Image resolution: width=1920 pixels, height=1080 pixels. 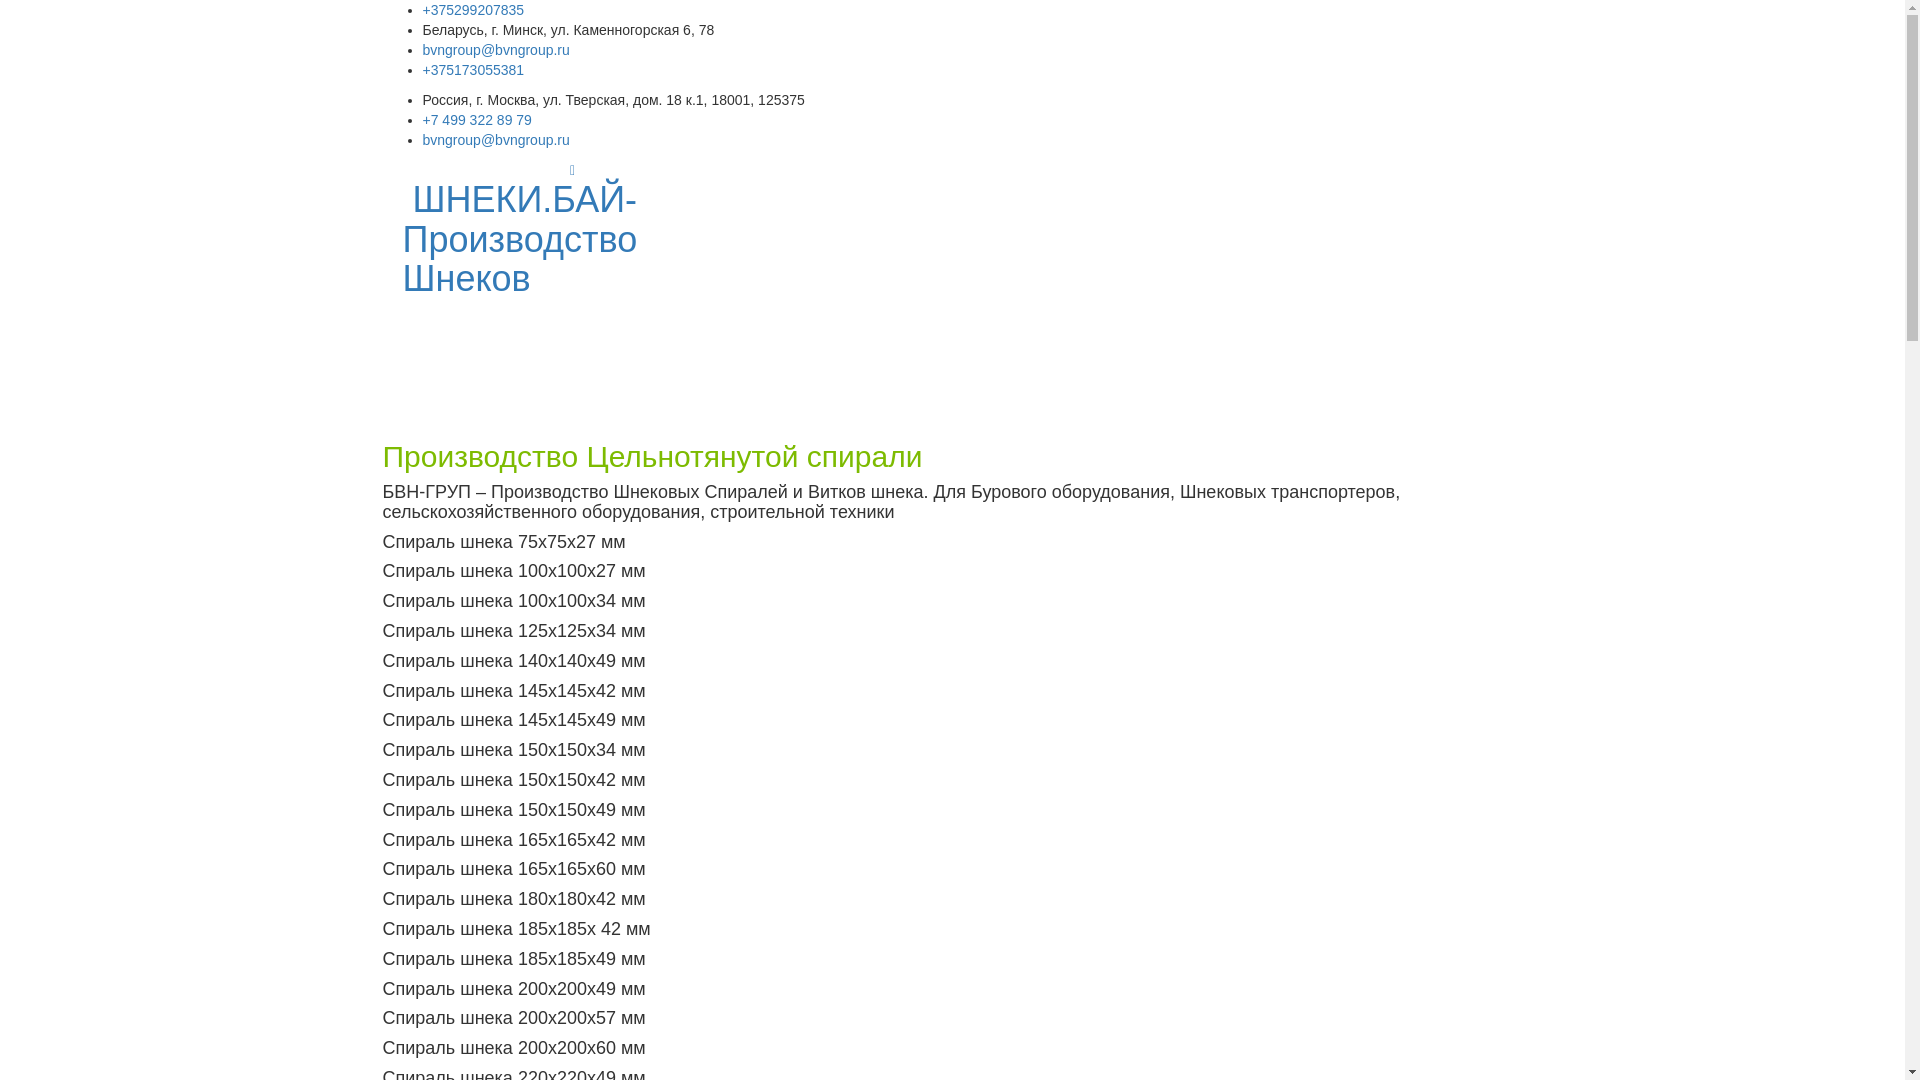 I want to click on '+375299207835', so click(x=421, y=10).